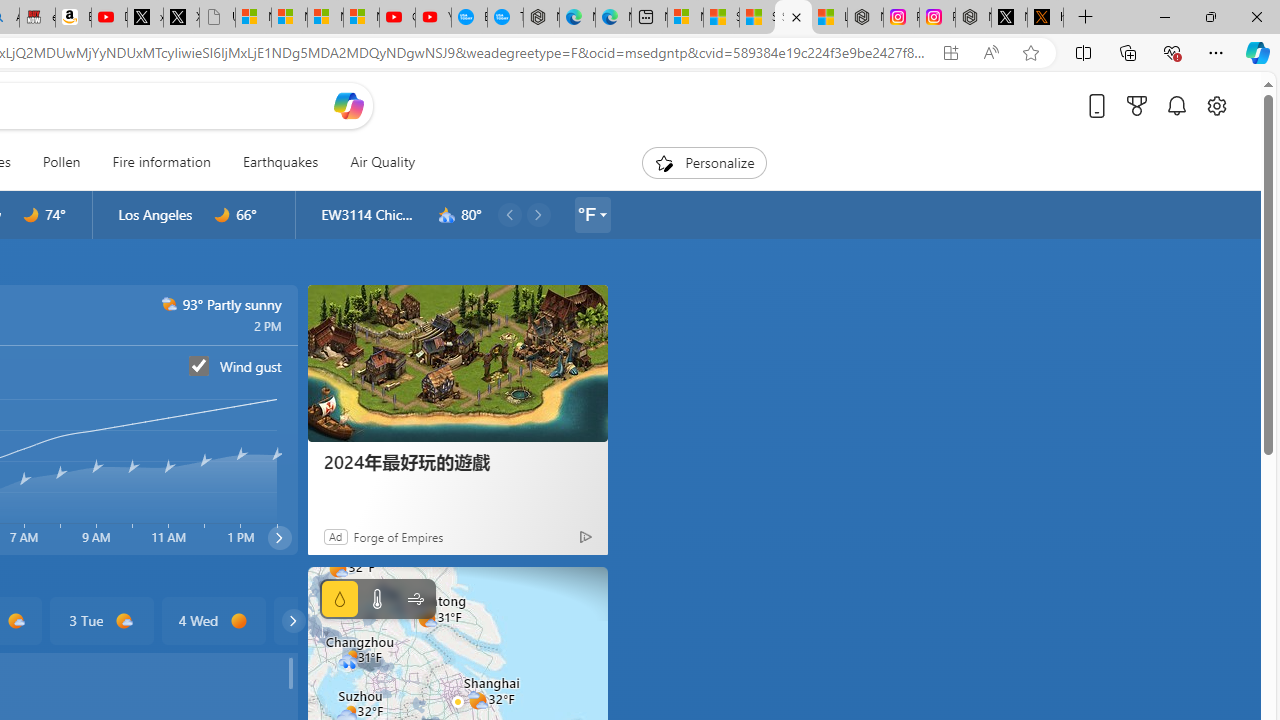 The width and height of the screenshot is (1280, 720). Describe the element at coordinates (217, 17) in the screenshot. I see `'Untitled'` at that location.